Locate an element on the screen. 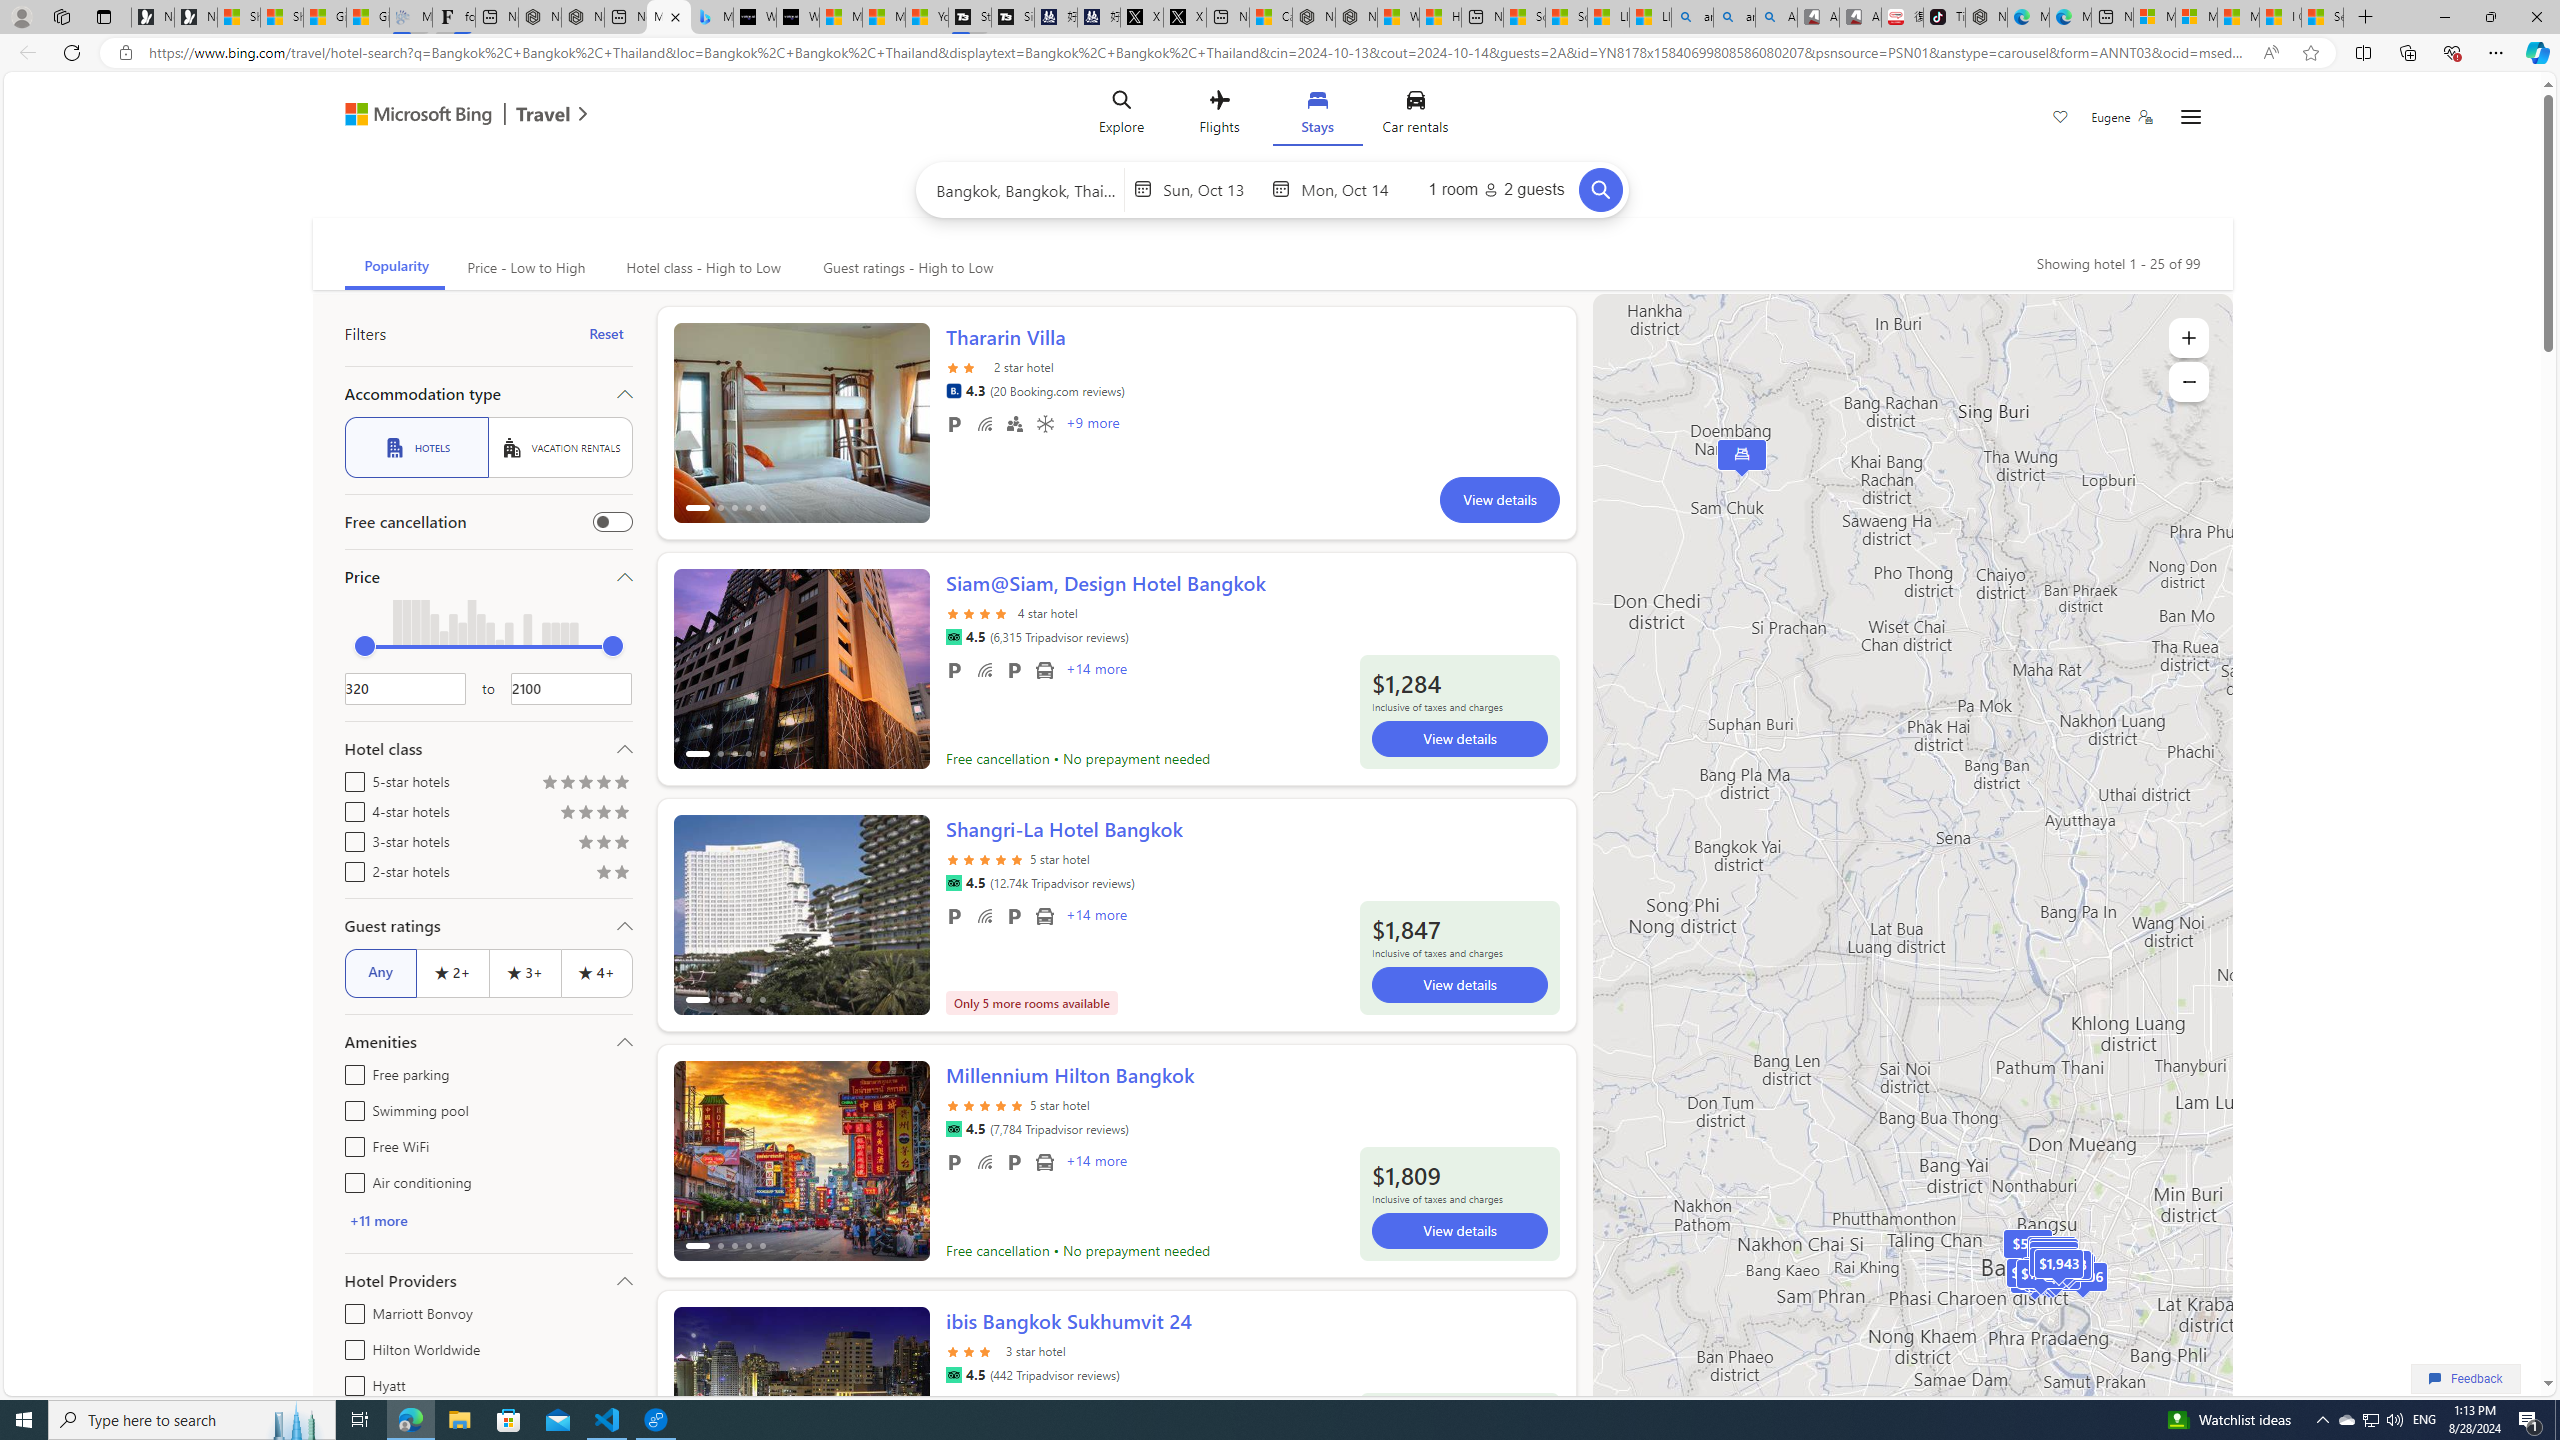 The image size is (2560, 1440). 'Newsletter Sign Up' is located at coordinates (195, 16).